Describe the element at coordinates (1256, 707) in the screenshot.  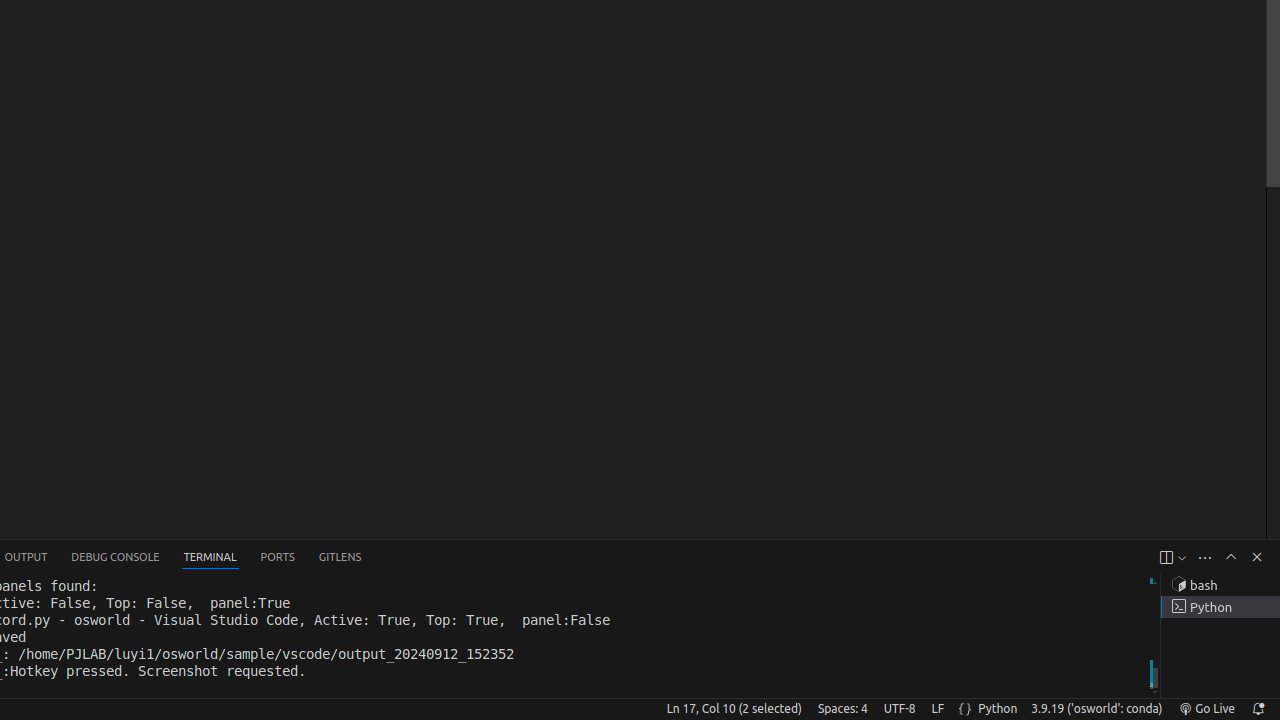
I see `'Notifications'` at that location.